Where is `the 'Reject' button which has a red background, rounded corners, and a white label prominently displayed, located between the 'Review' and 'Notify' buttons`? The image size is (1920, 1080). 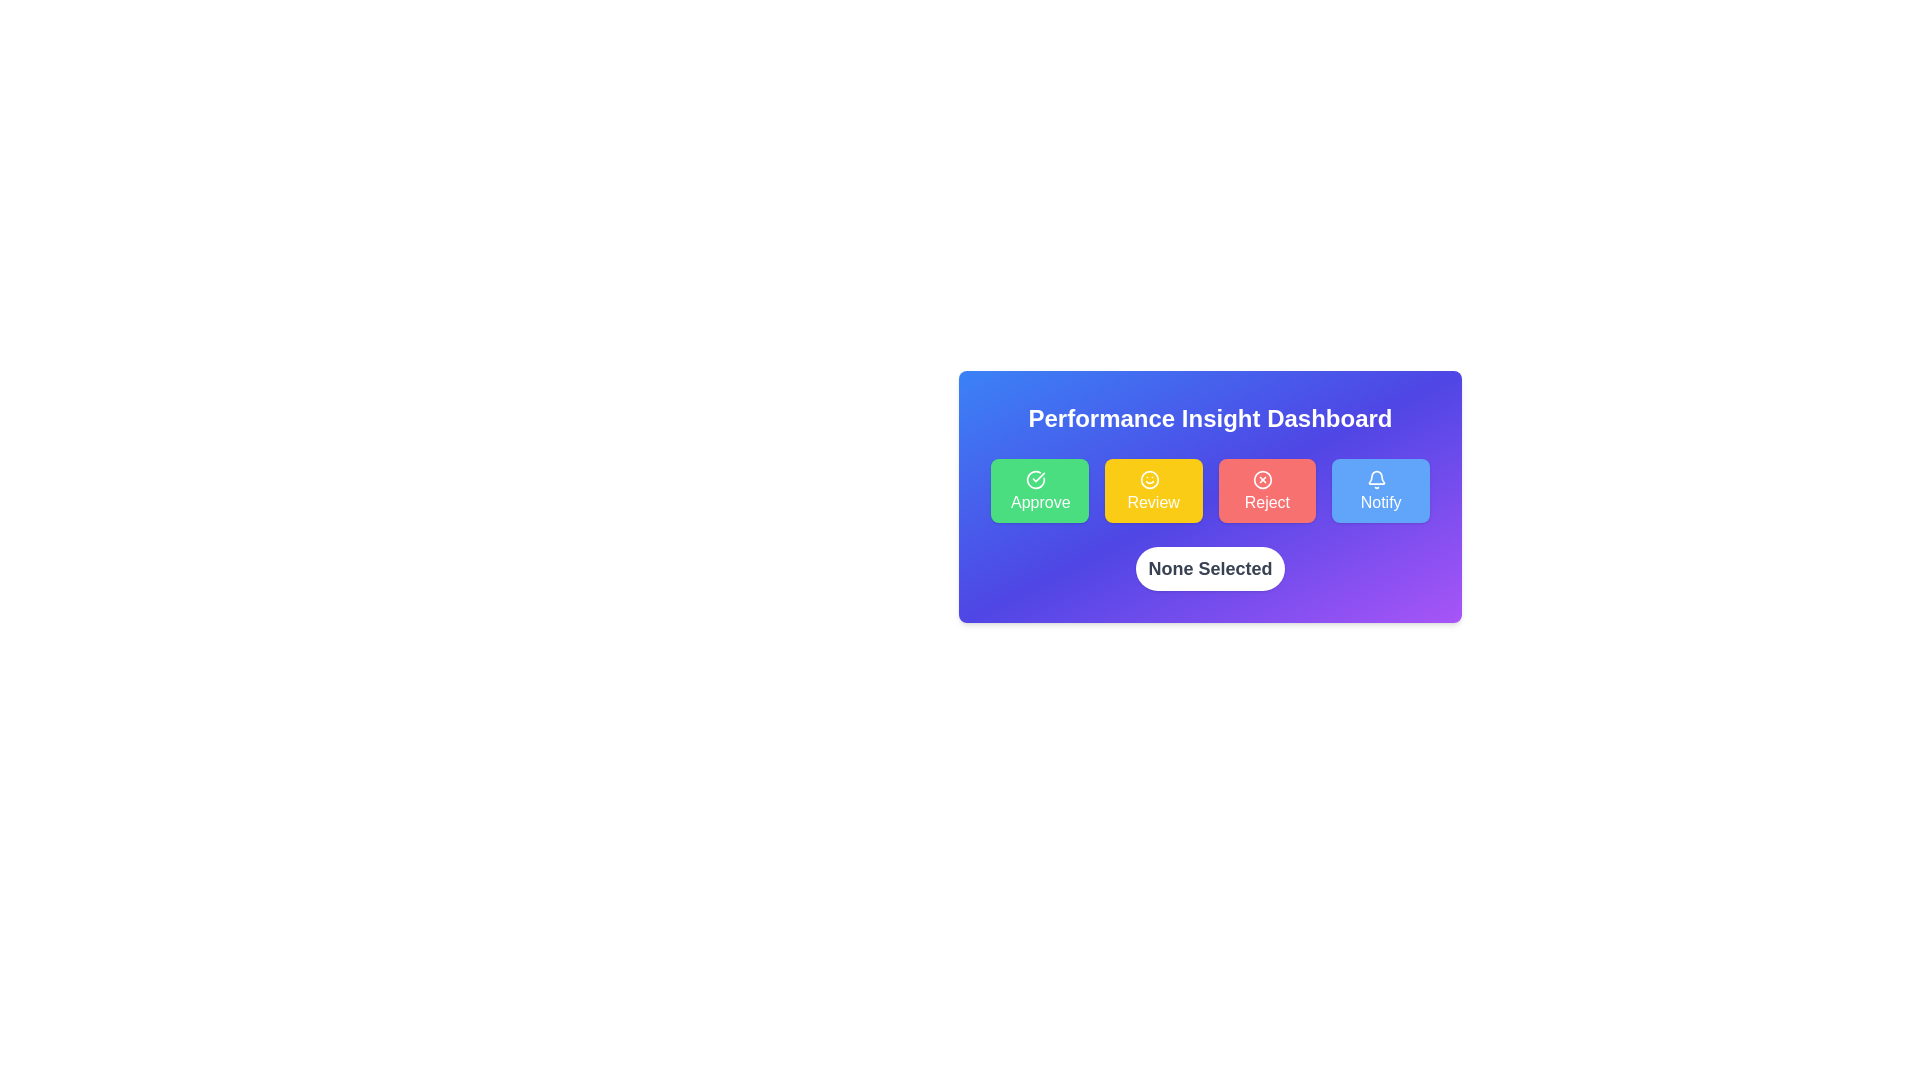 the 'Reject' button which has a red background, rounded corners, and a white label prominently displayed, located between the 'Review' and 'Notify' buttons is located at coordinates (1266, 490).